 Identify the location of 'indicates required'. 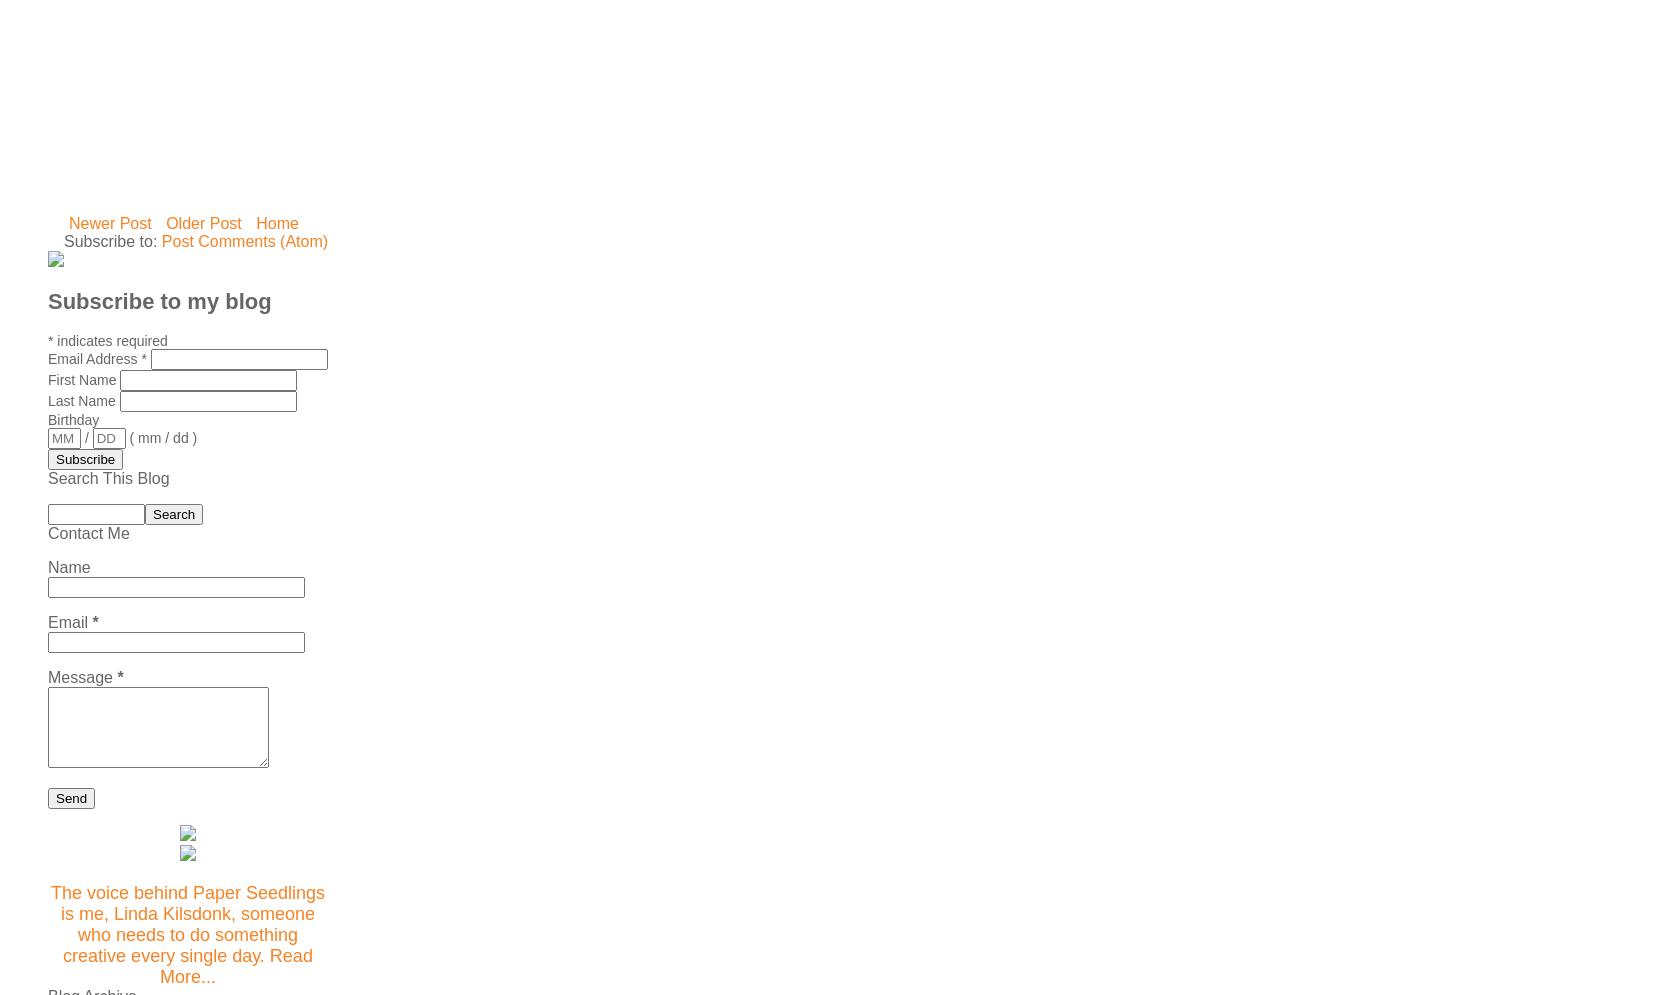
(108, 340).